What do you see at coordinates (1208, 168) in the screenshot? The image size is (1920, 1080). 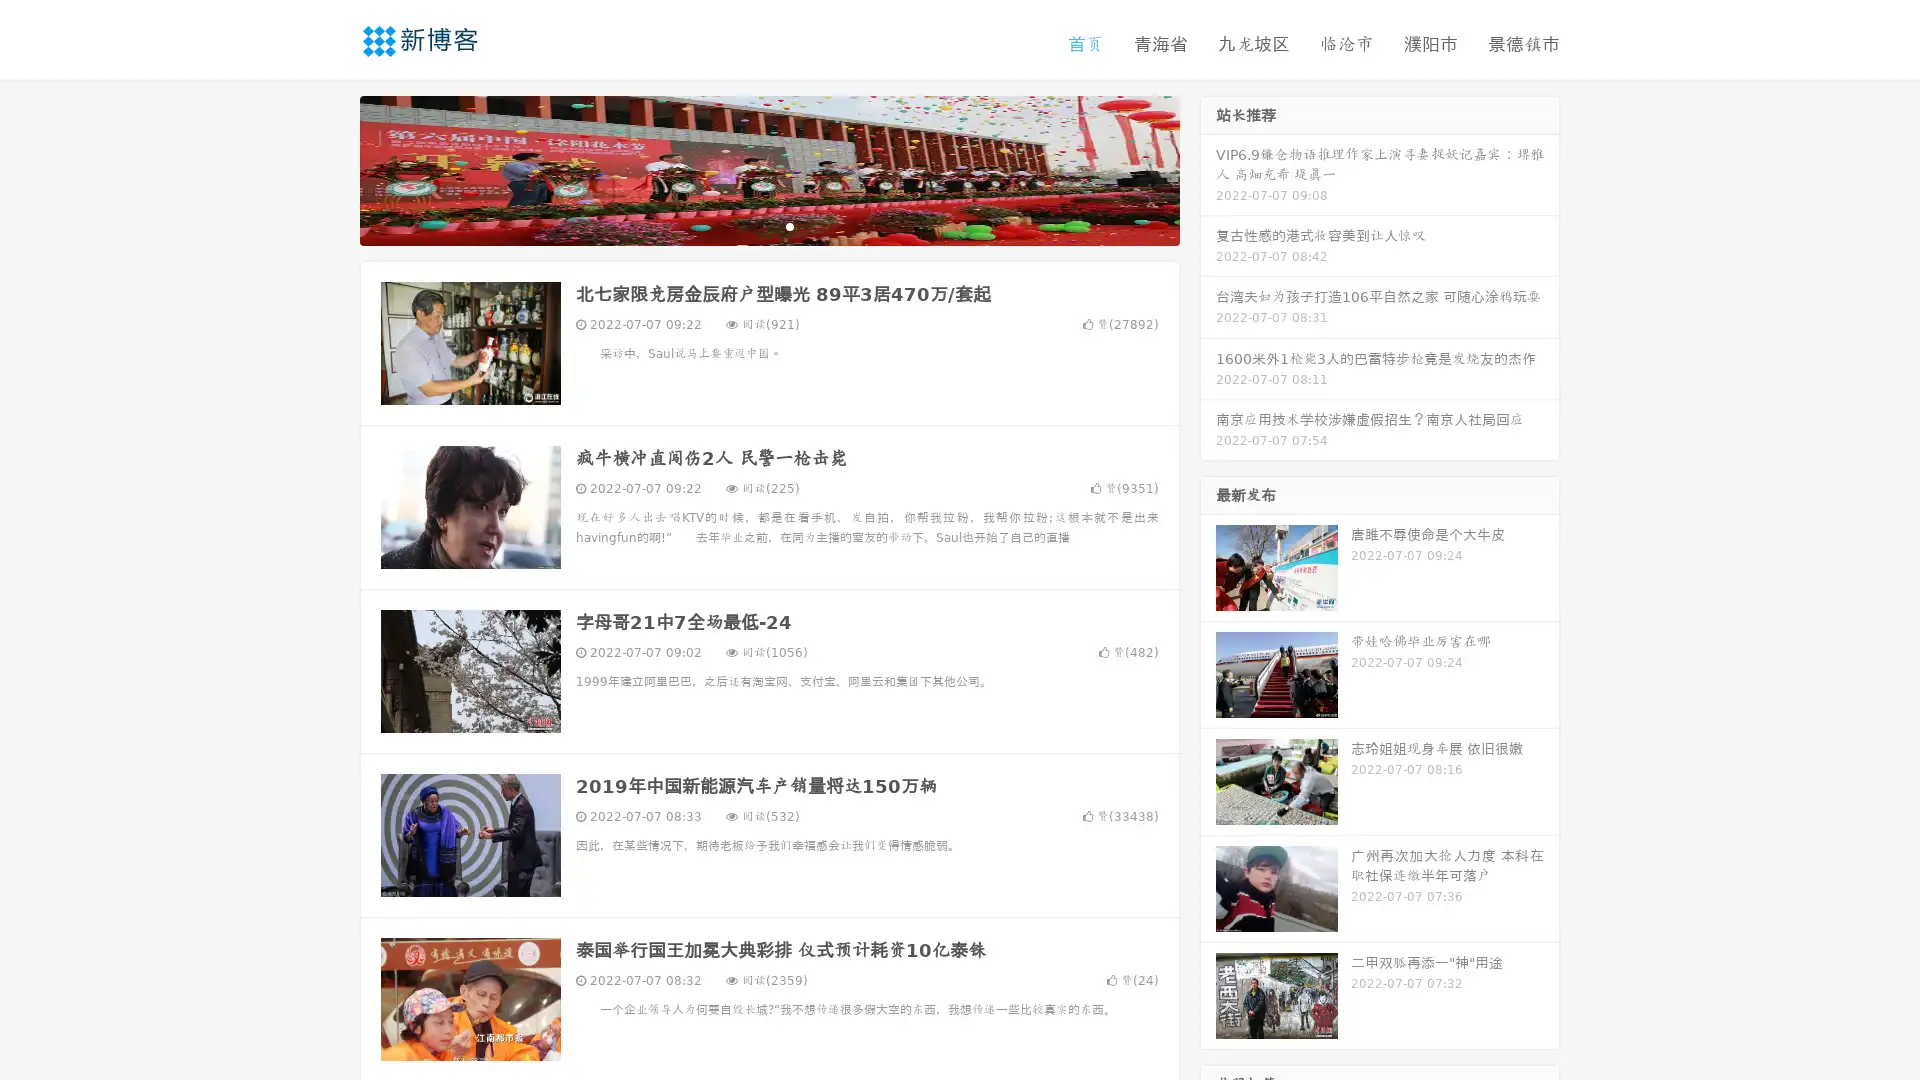 I see `Next slide` at bounding box center [1208, 168].